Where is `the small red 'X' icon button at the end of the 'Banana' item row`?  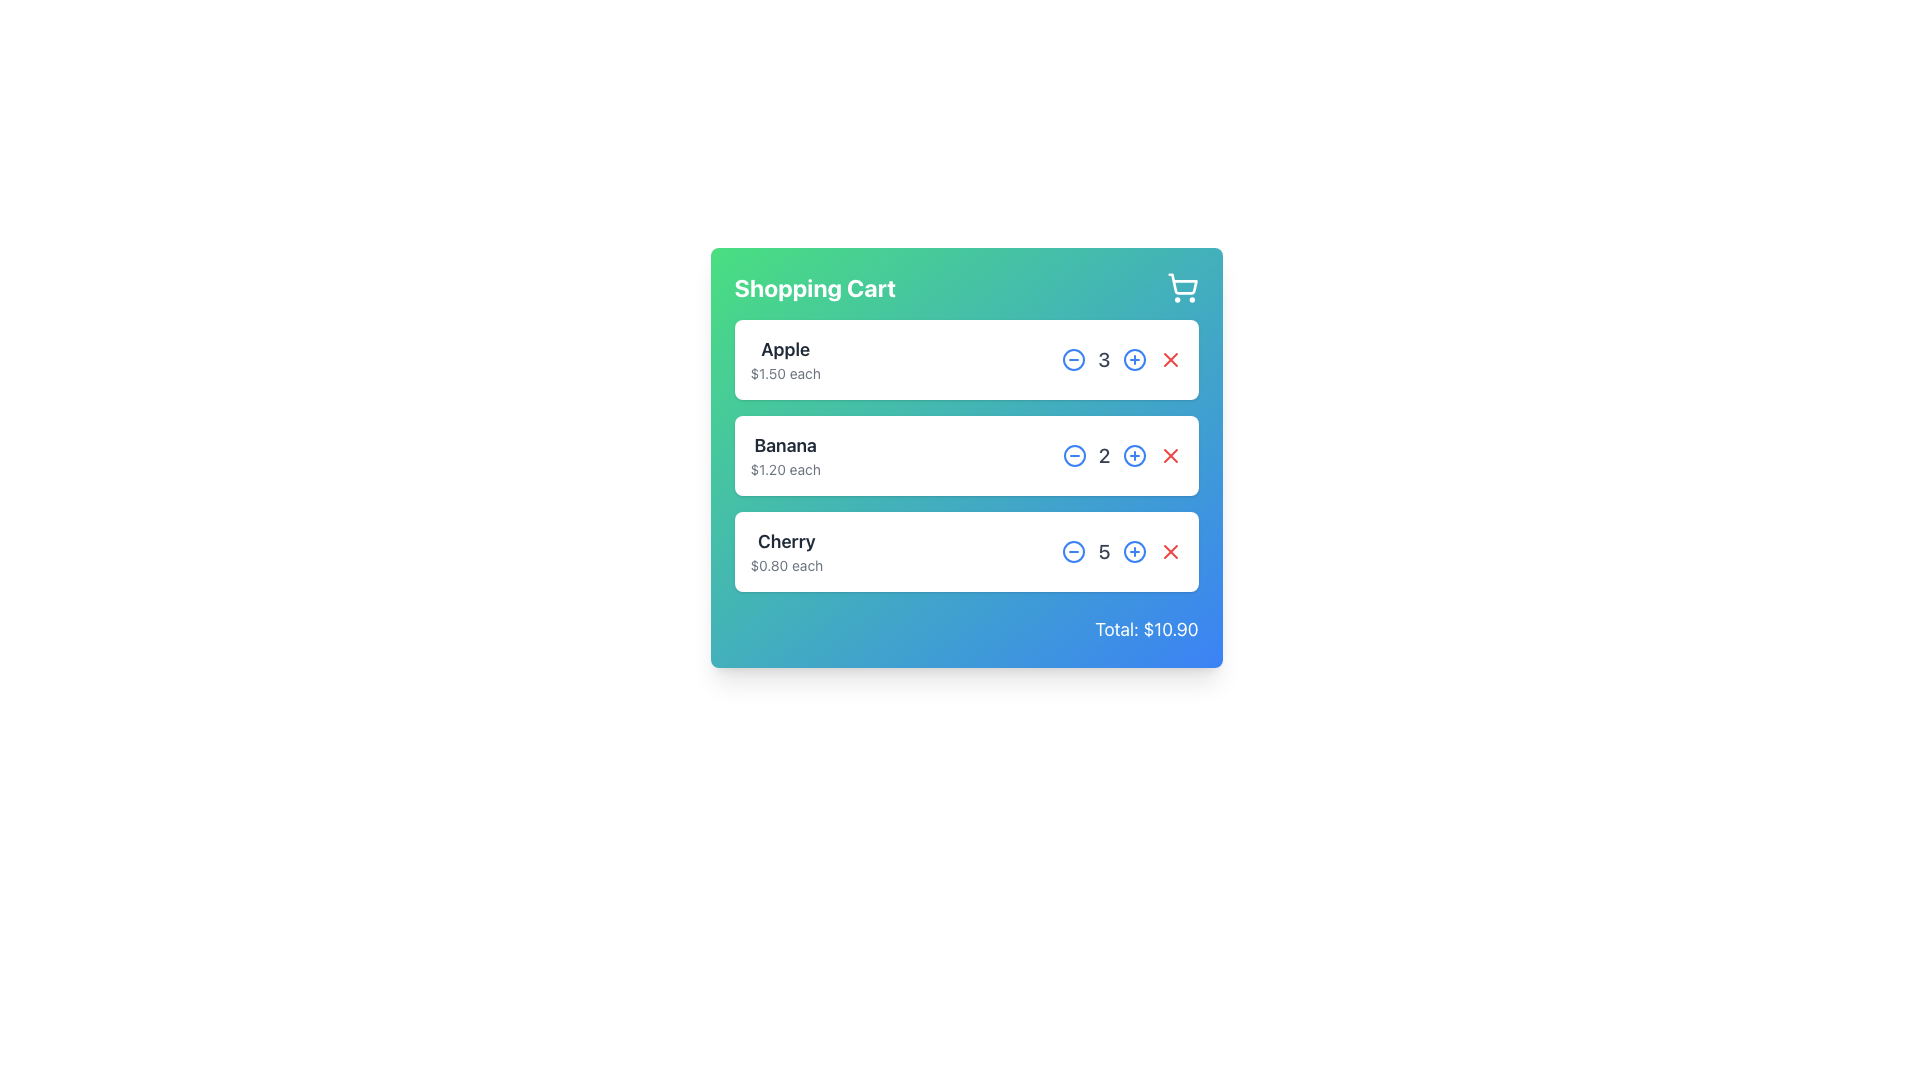 the small red 'X' icon button at the end of the 'Banana' item row is located at coordinates (1170, 455).